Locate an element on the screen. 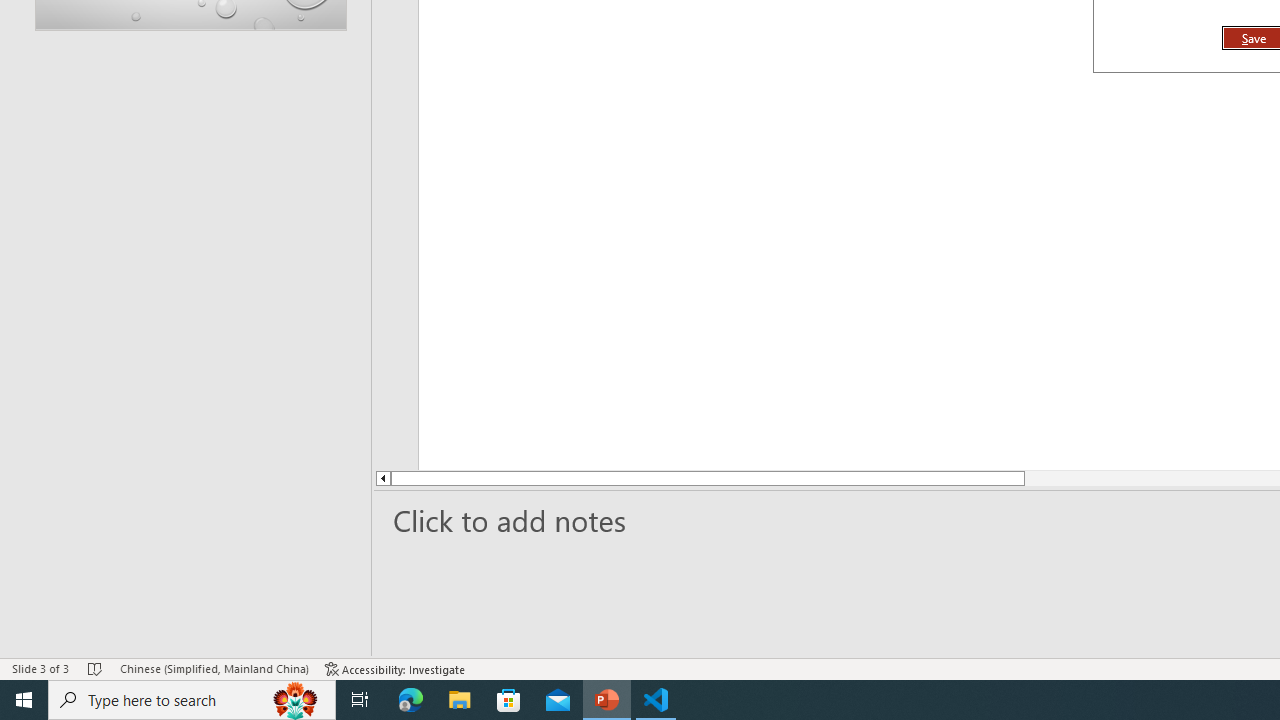 Image resolution: width=1280 pixels, height=720 pixels. 'Microsoft Edge' is located at coordinates (410, 698).